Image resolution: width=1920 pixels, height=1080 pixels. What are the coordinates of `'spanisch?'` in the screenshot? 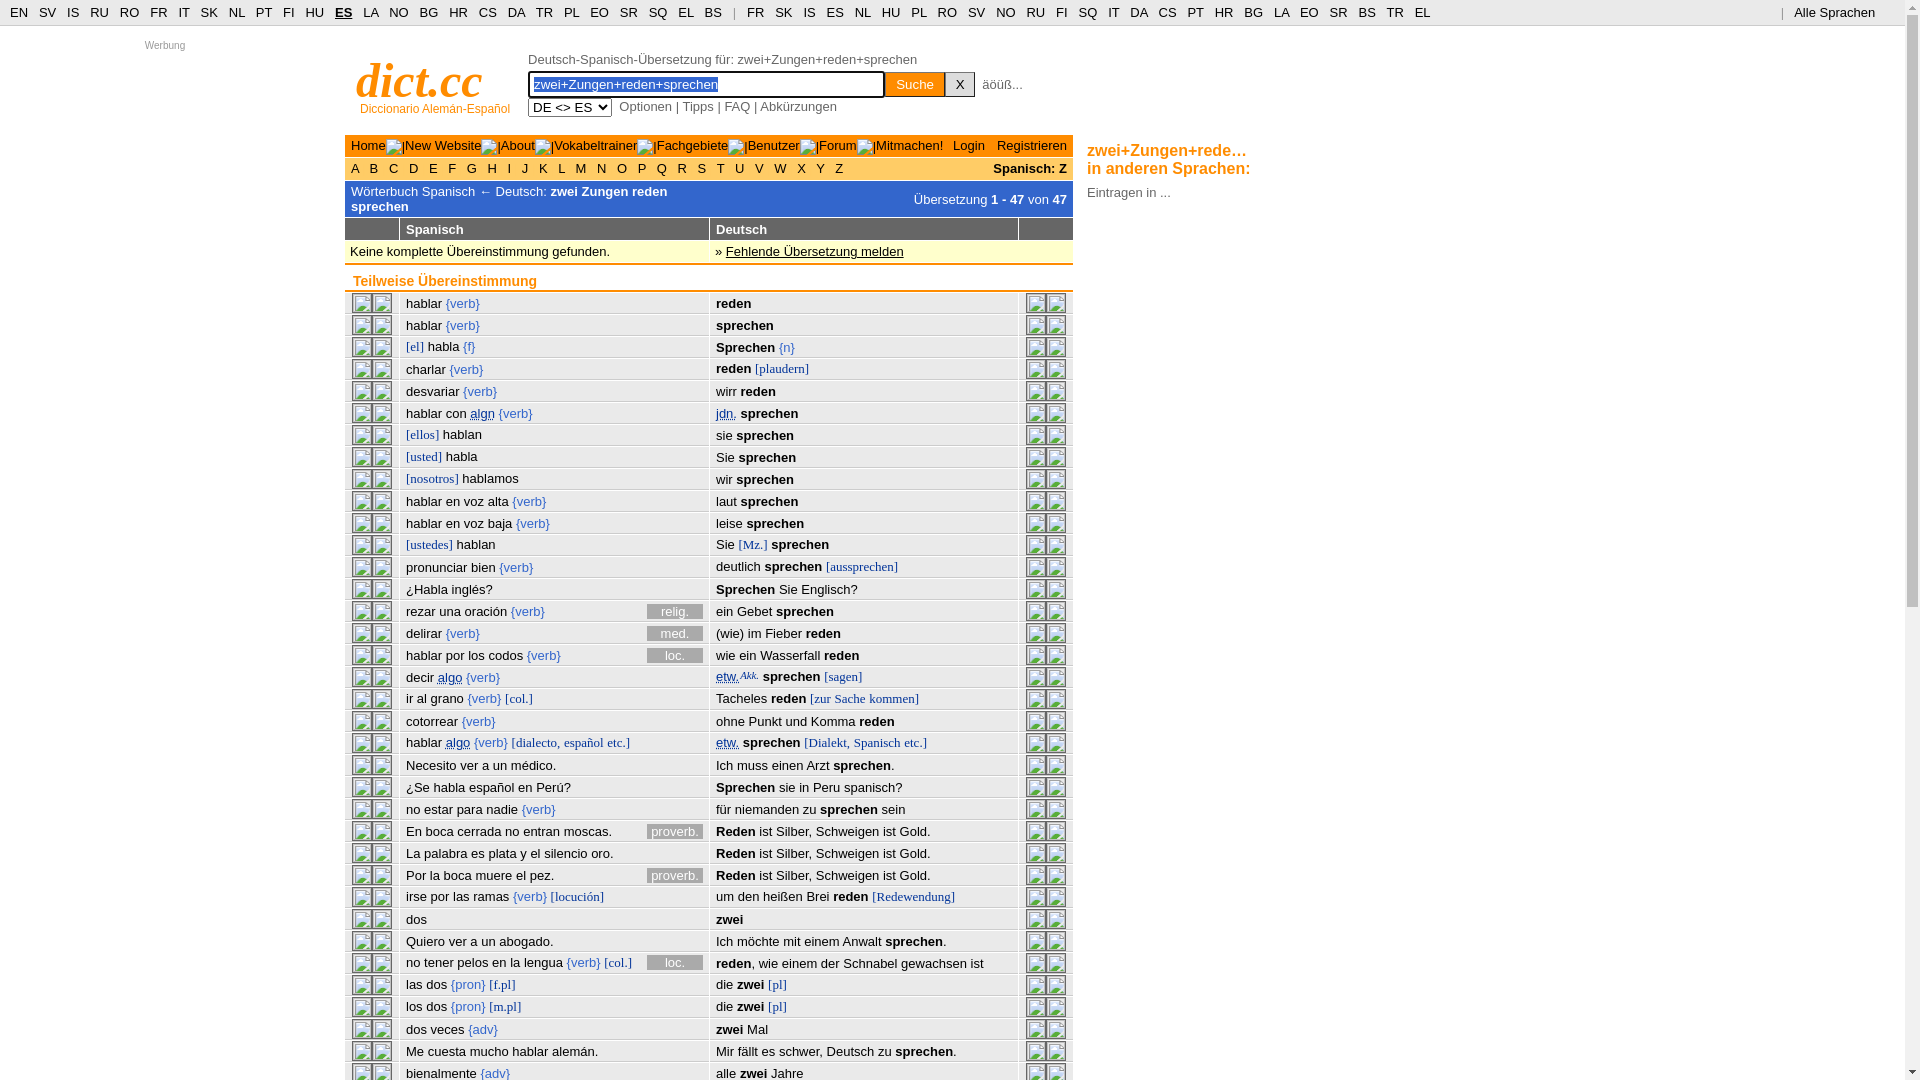 It's located at (873, 786).